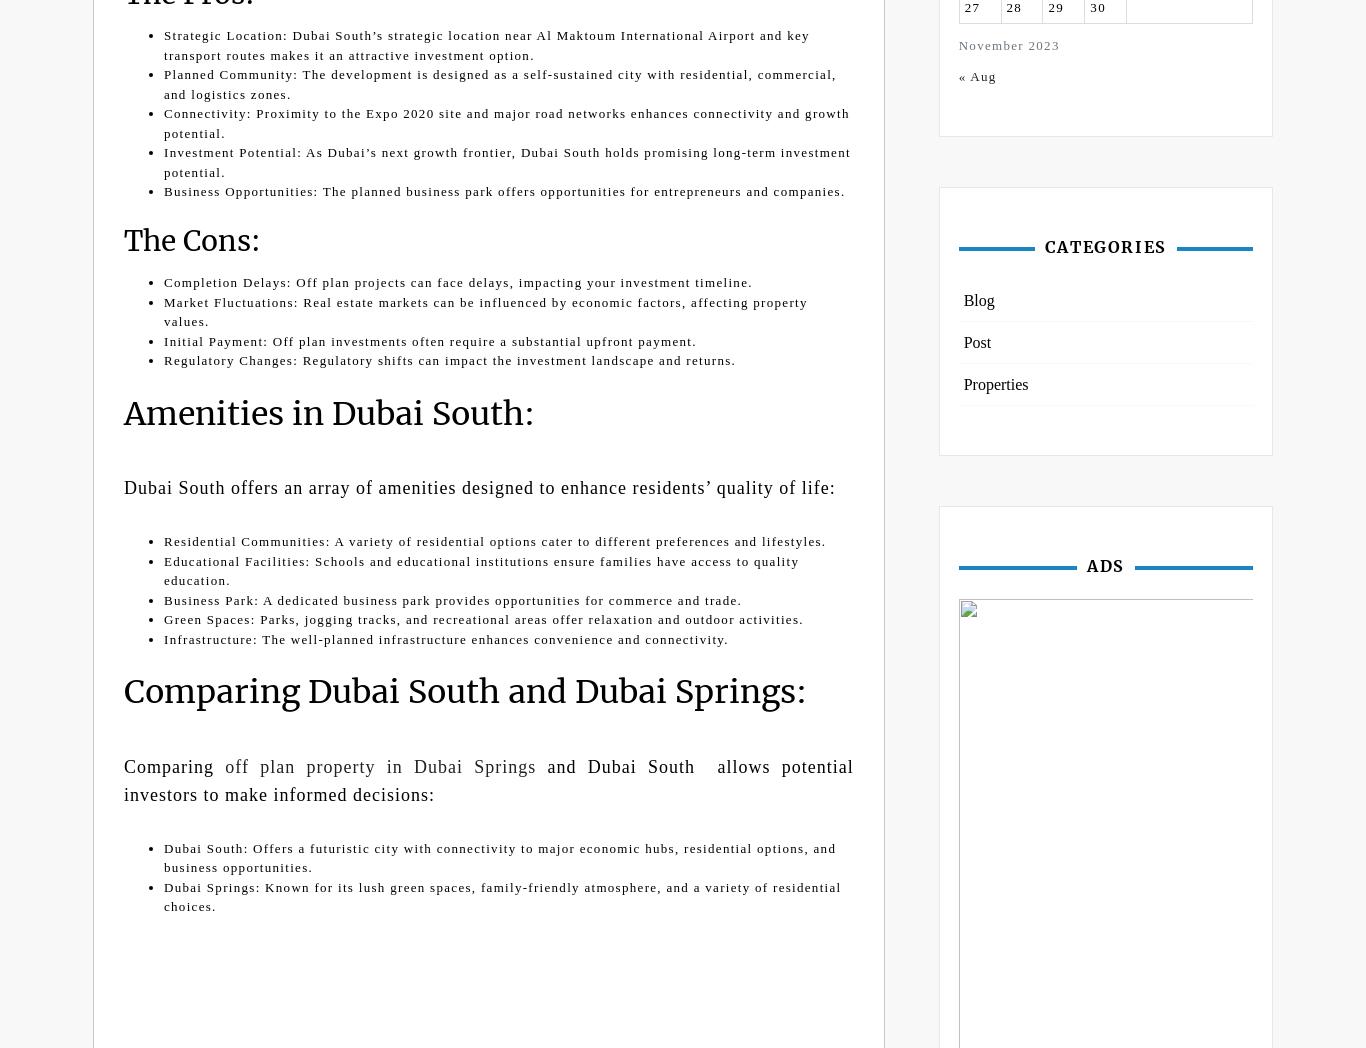 This screenshot has height=1048, width=1366. What do you see at coordinates (329, 413) in the screenshot?
I see `'Amenities in Dubai South:'` at bounding box center [329, 413].